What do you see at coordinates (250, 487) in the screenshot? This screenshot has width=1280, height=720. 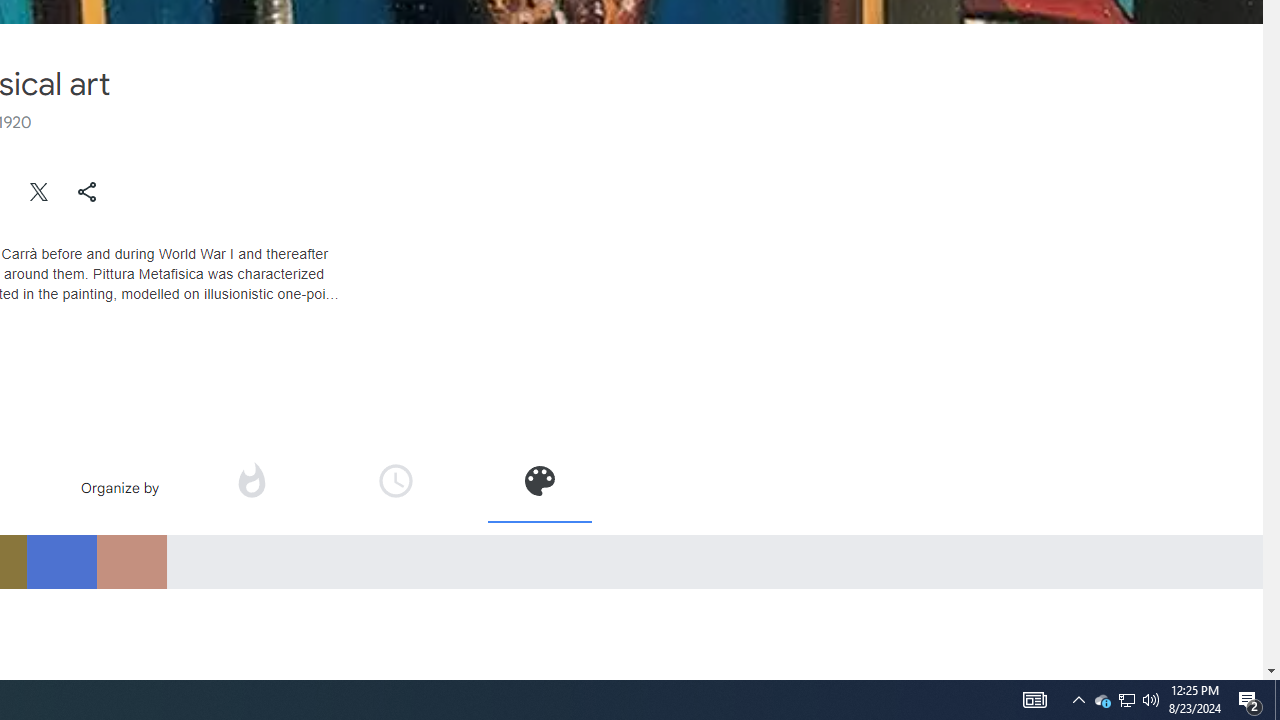 I see `'Organize by popularity'` at bounding box center [250, 487].